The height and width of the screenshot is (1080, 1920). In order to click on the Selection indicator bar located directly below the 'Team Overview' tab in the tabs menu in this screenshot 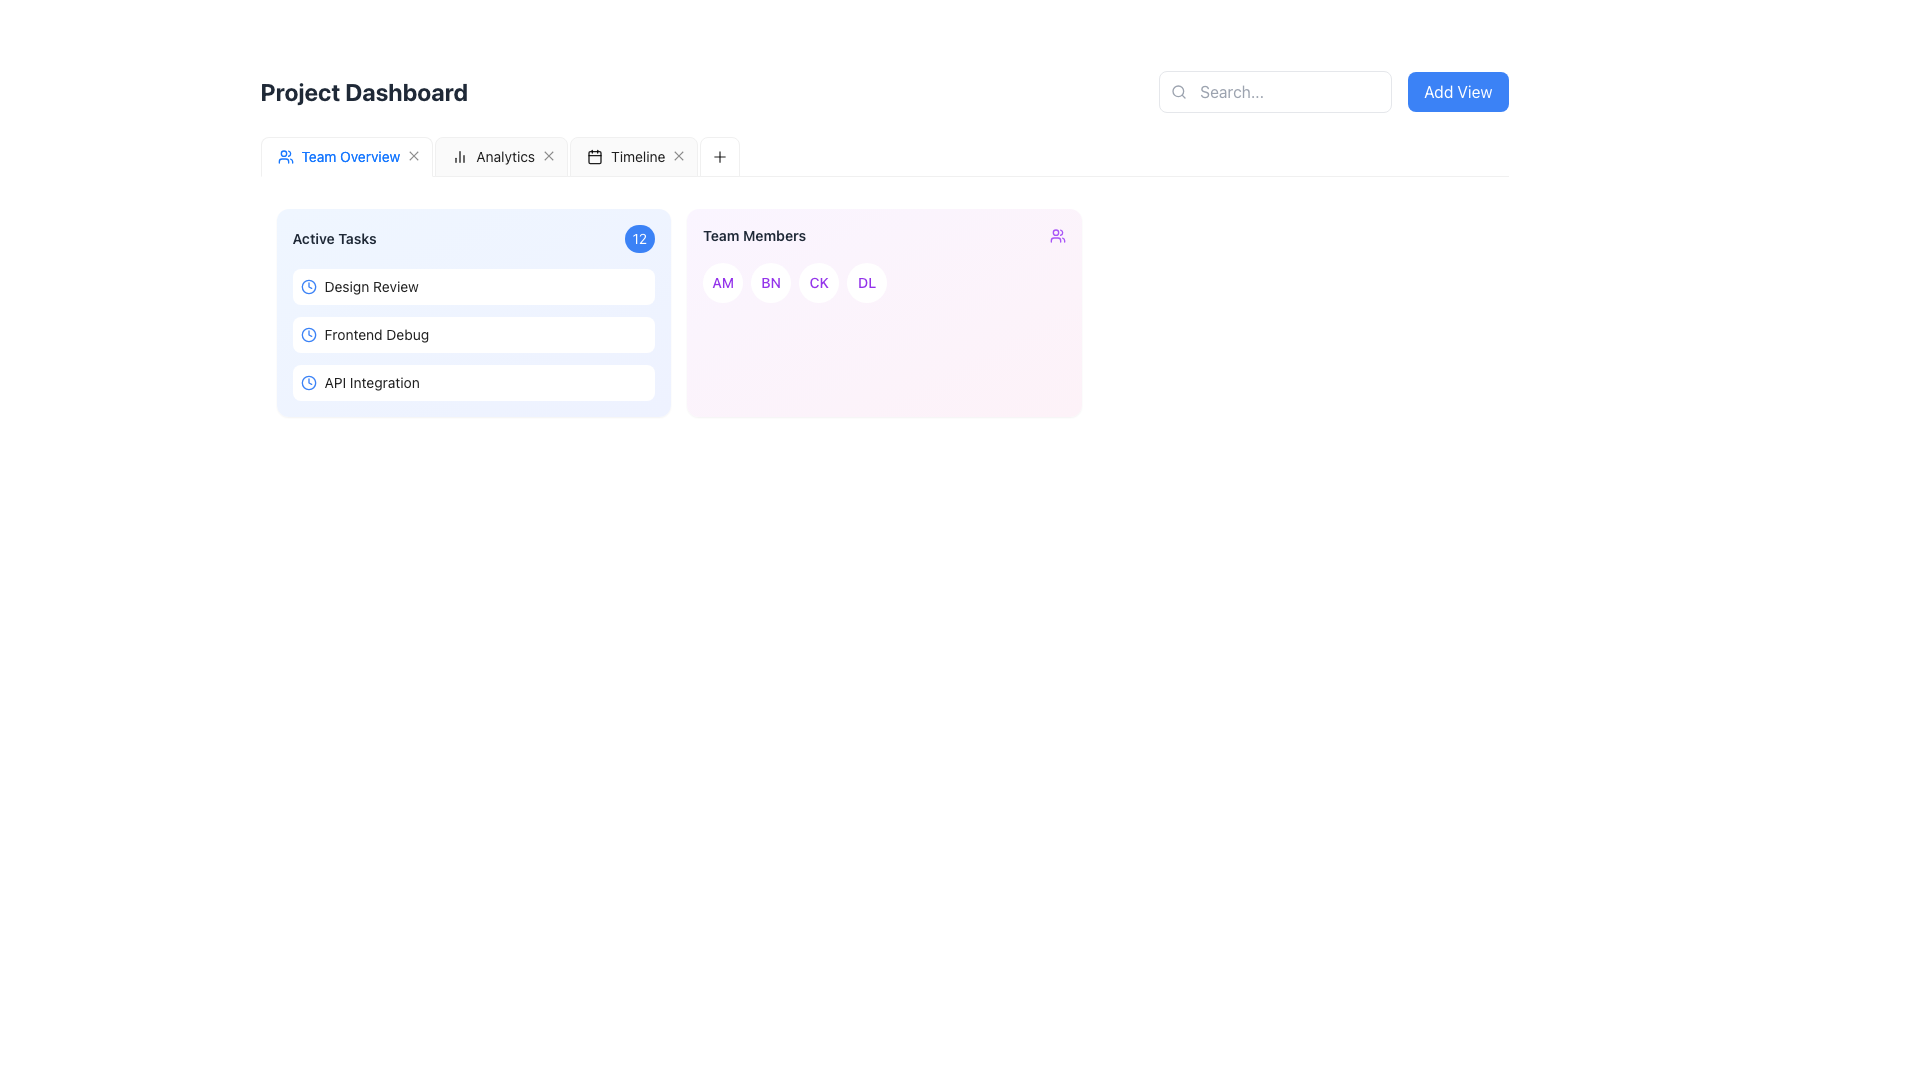, I will do `click(346, 175)`.